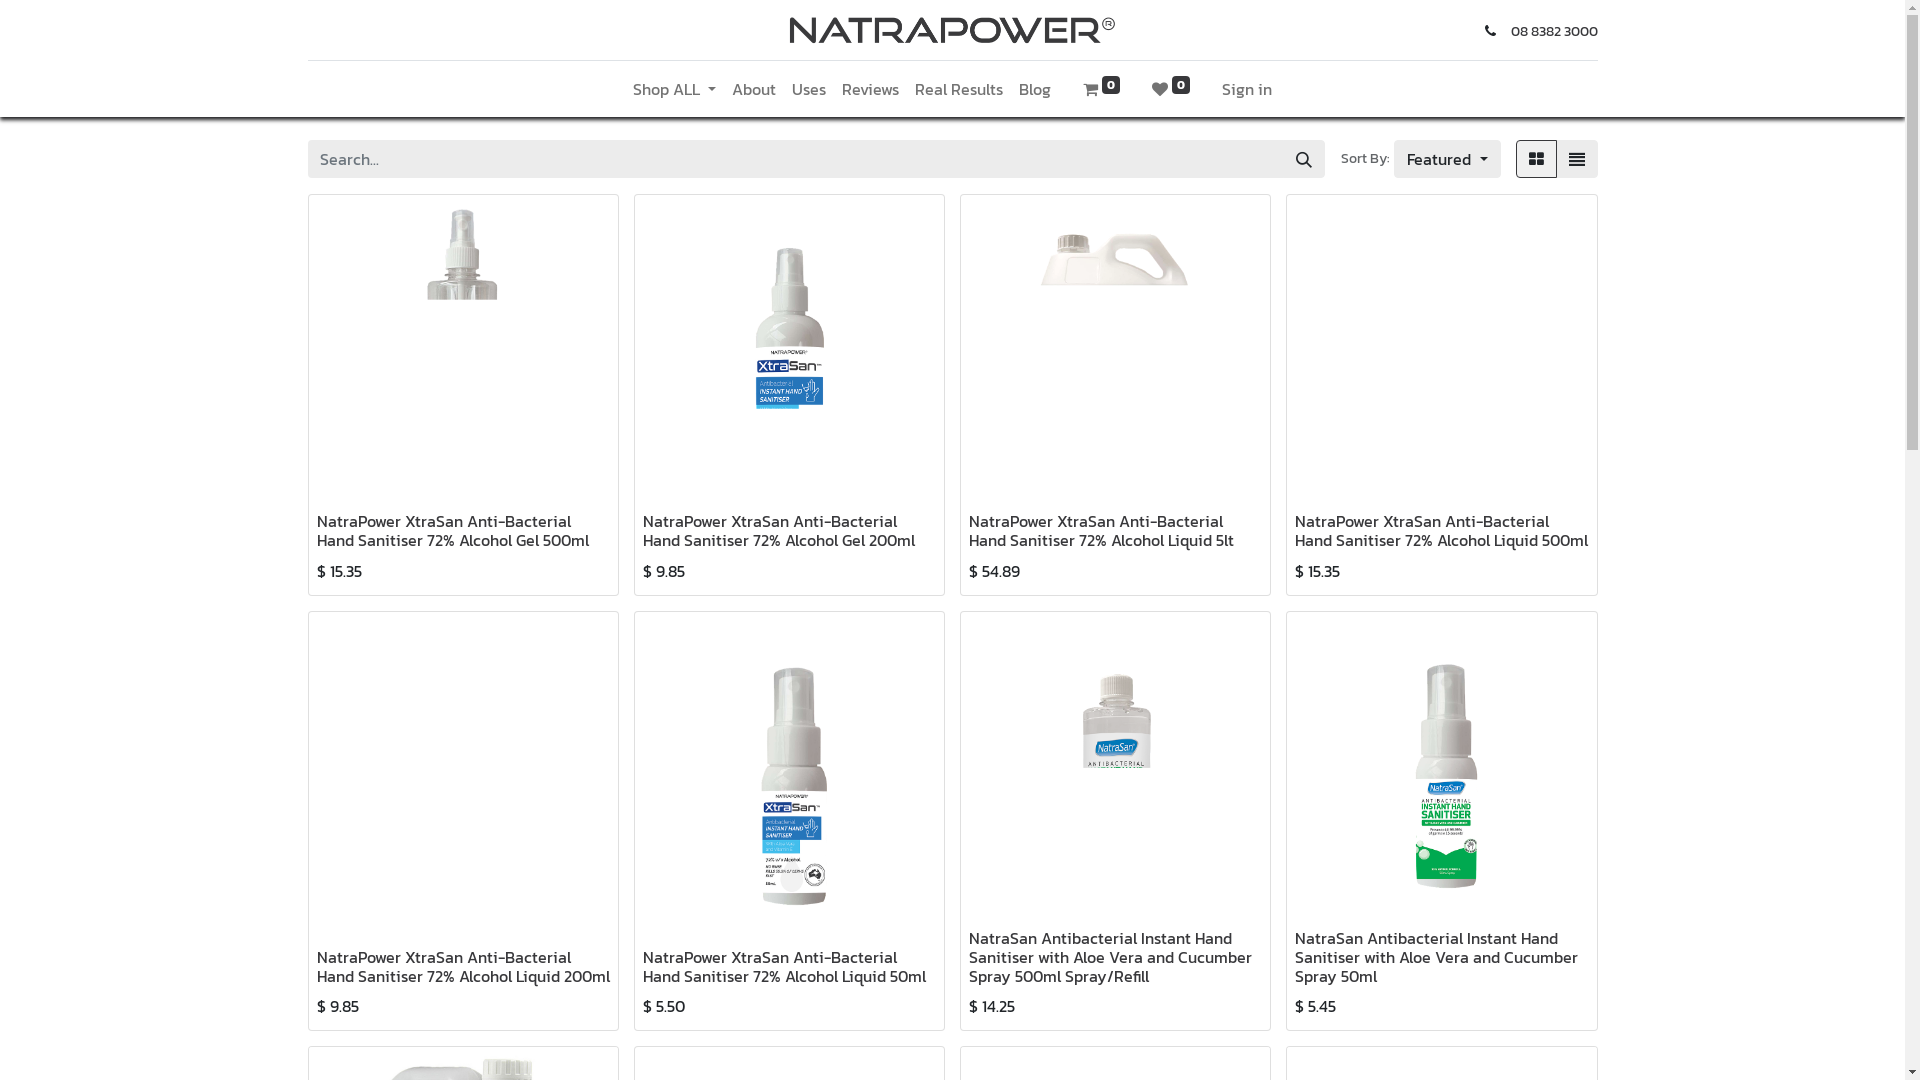  Describe the element at coordinates (1100, 87) in the screenshot. I see `'0'` at that location.